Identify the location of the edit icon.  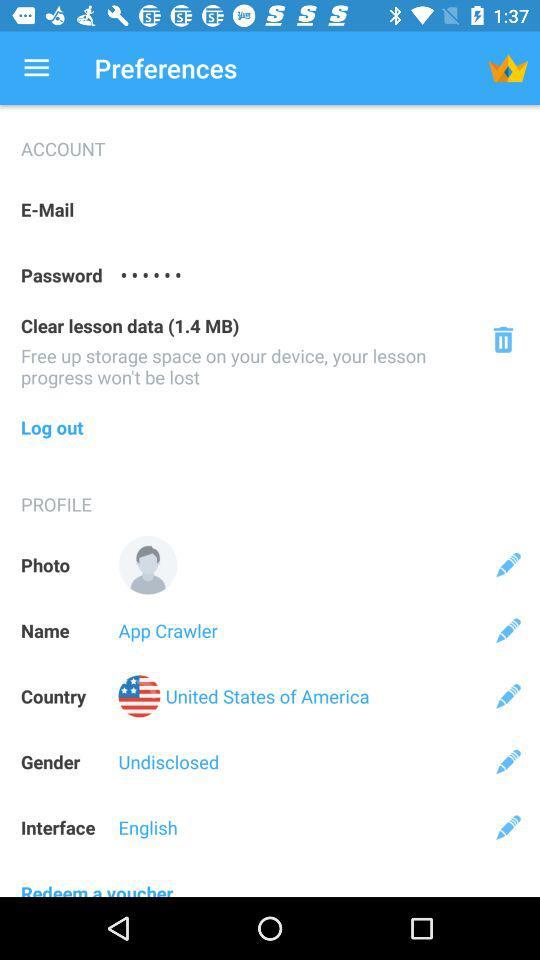
(508, 629).